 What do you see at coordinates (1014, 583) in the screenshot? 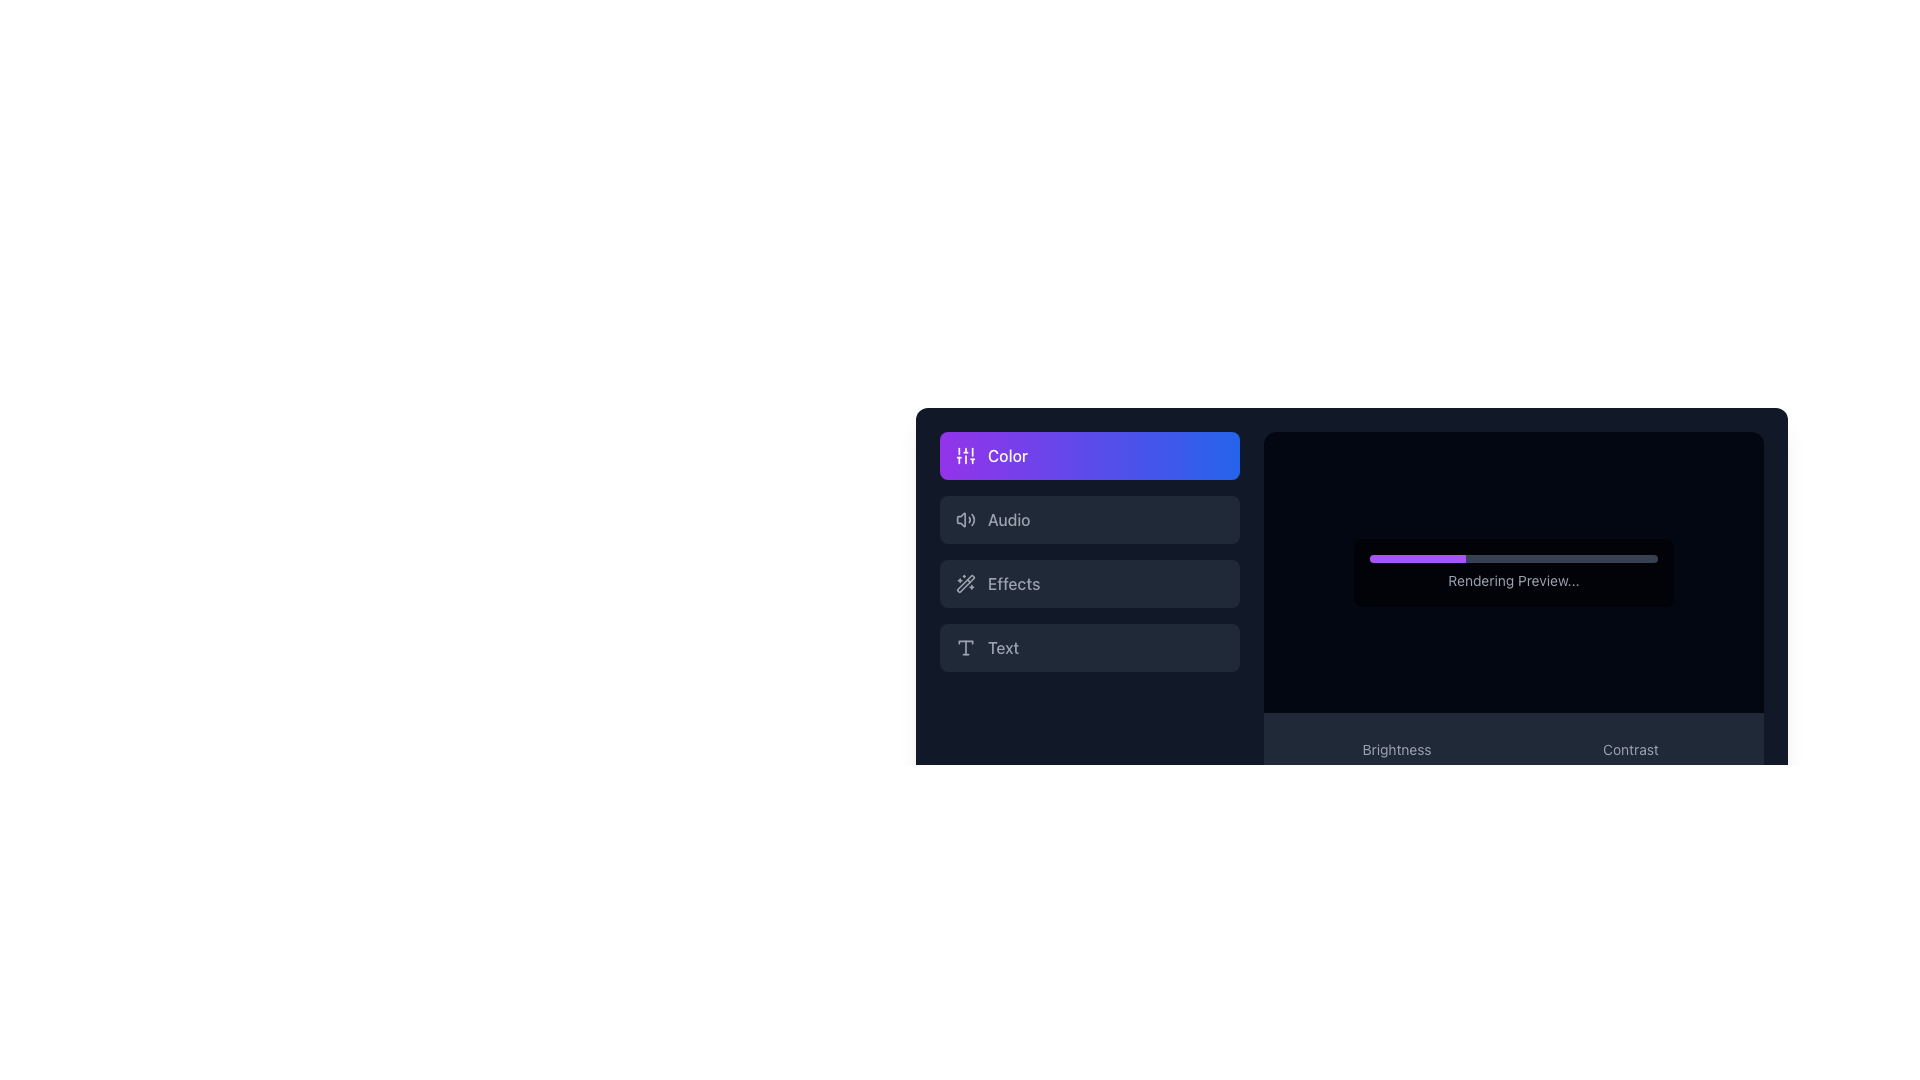
I see `the effects menu item located in the third row of the vertical menu, positioned below the 'Audio' option and above the 'Text' option` at bounding box center [1014, 583].